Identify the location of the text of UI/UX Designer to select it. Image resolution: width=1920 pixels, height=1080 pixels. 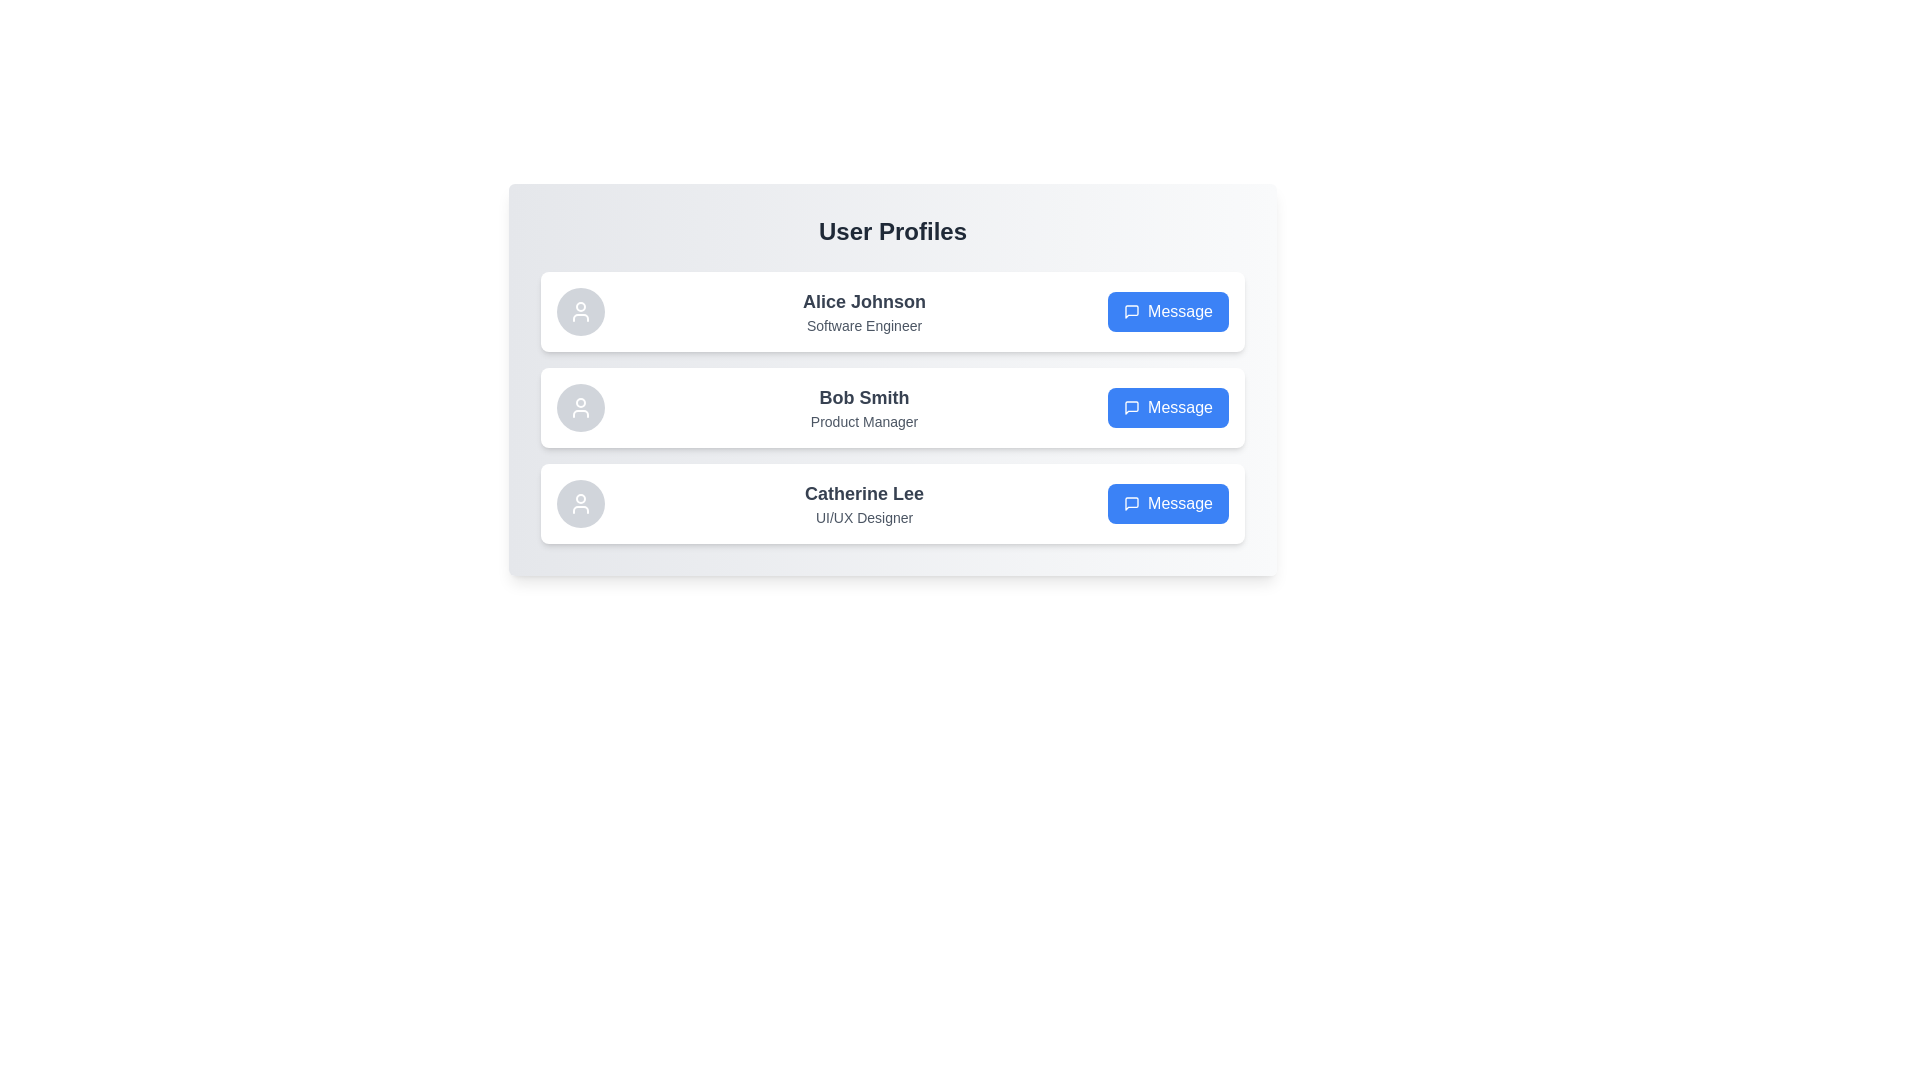
(864, 516).